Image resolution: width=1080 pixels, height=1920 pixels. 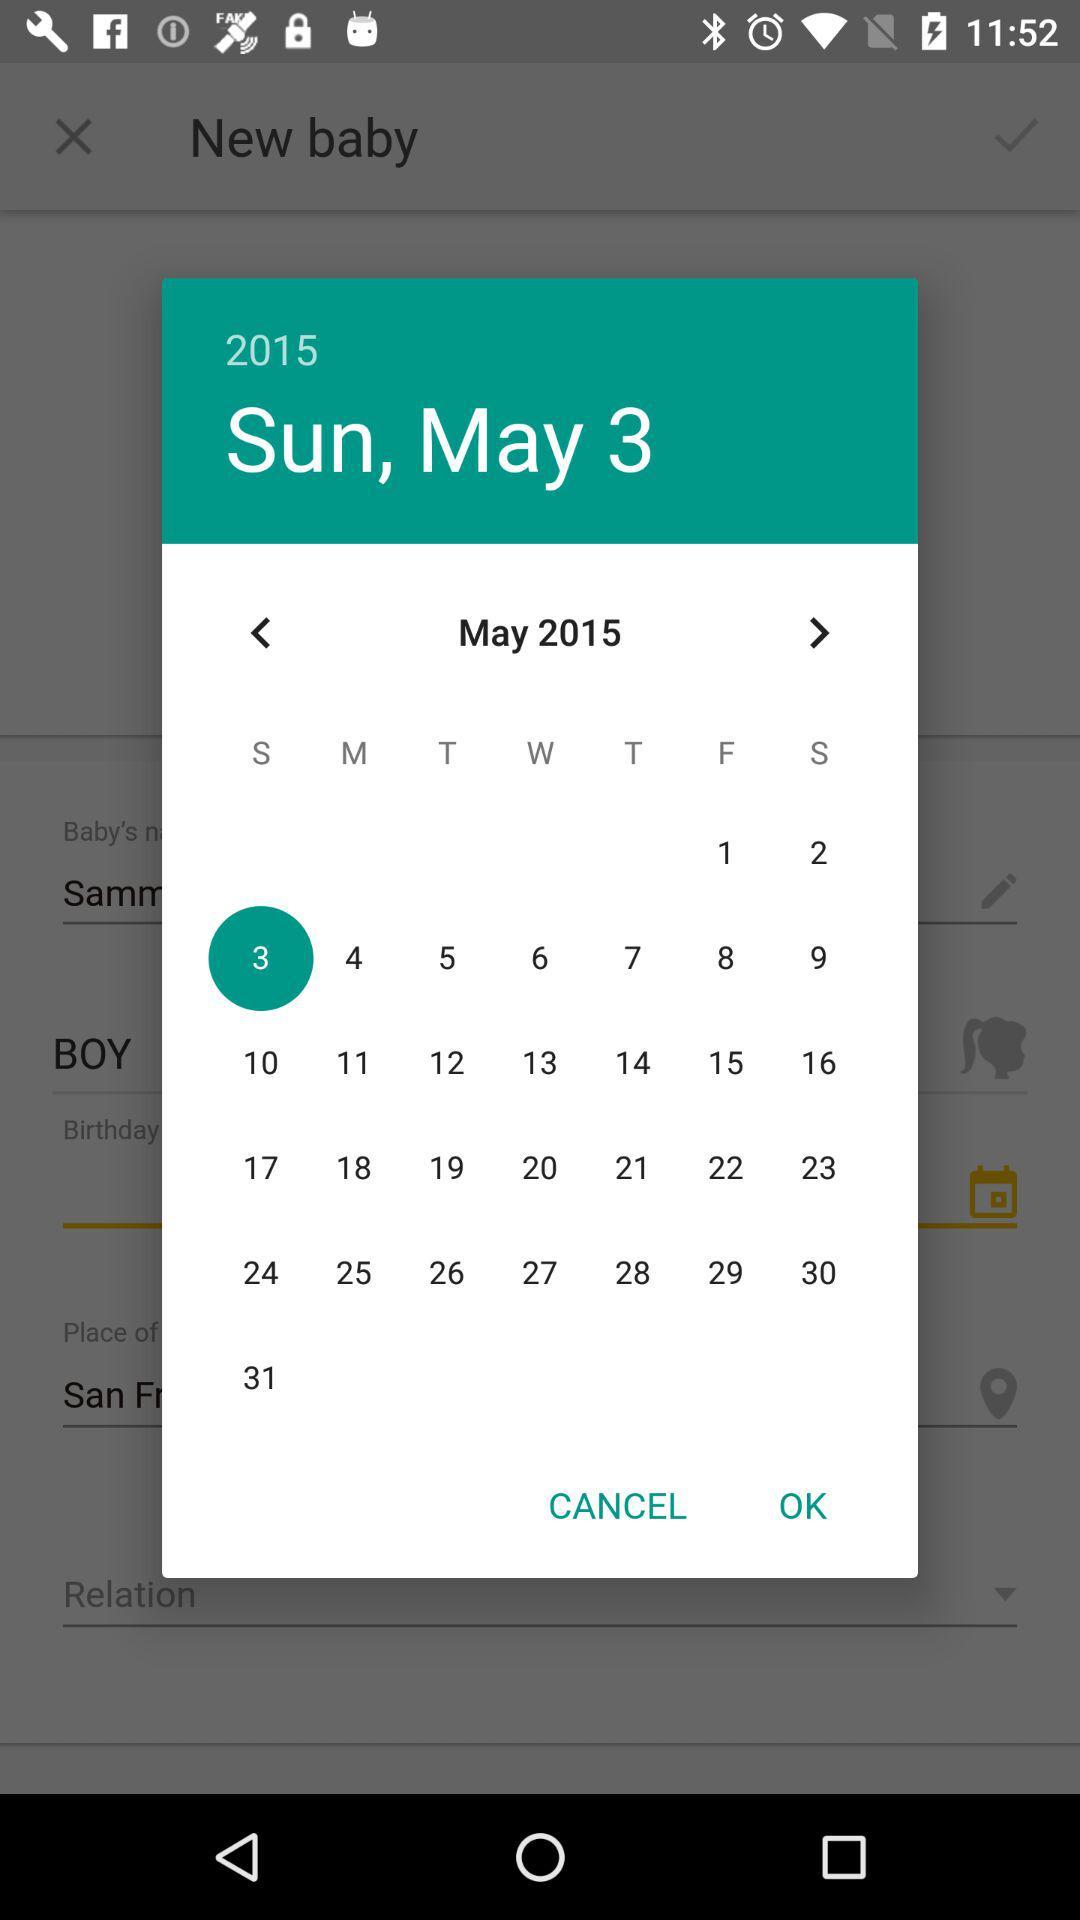 I want to click on the ok at the bottom right corner, so click(x=801, y=1504).